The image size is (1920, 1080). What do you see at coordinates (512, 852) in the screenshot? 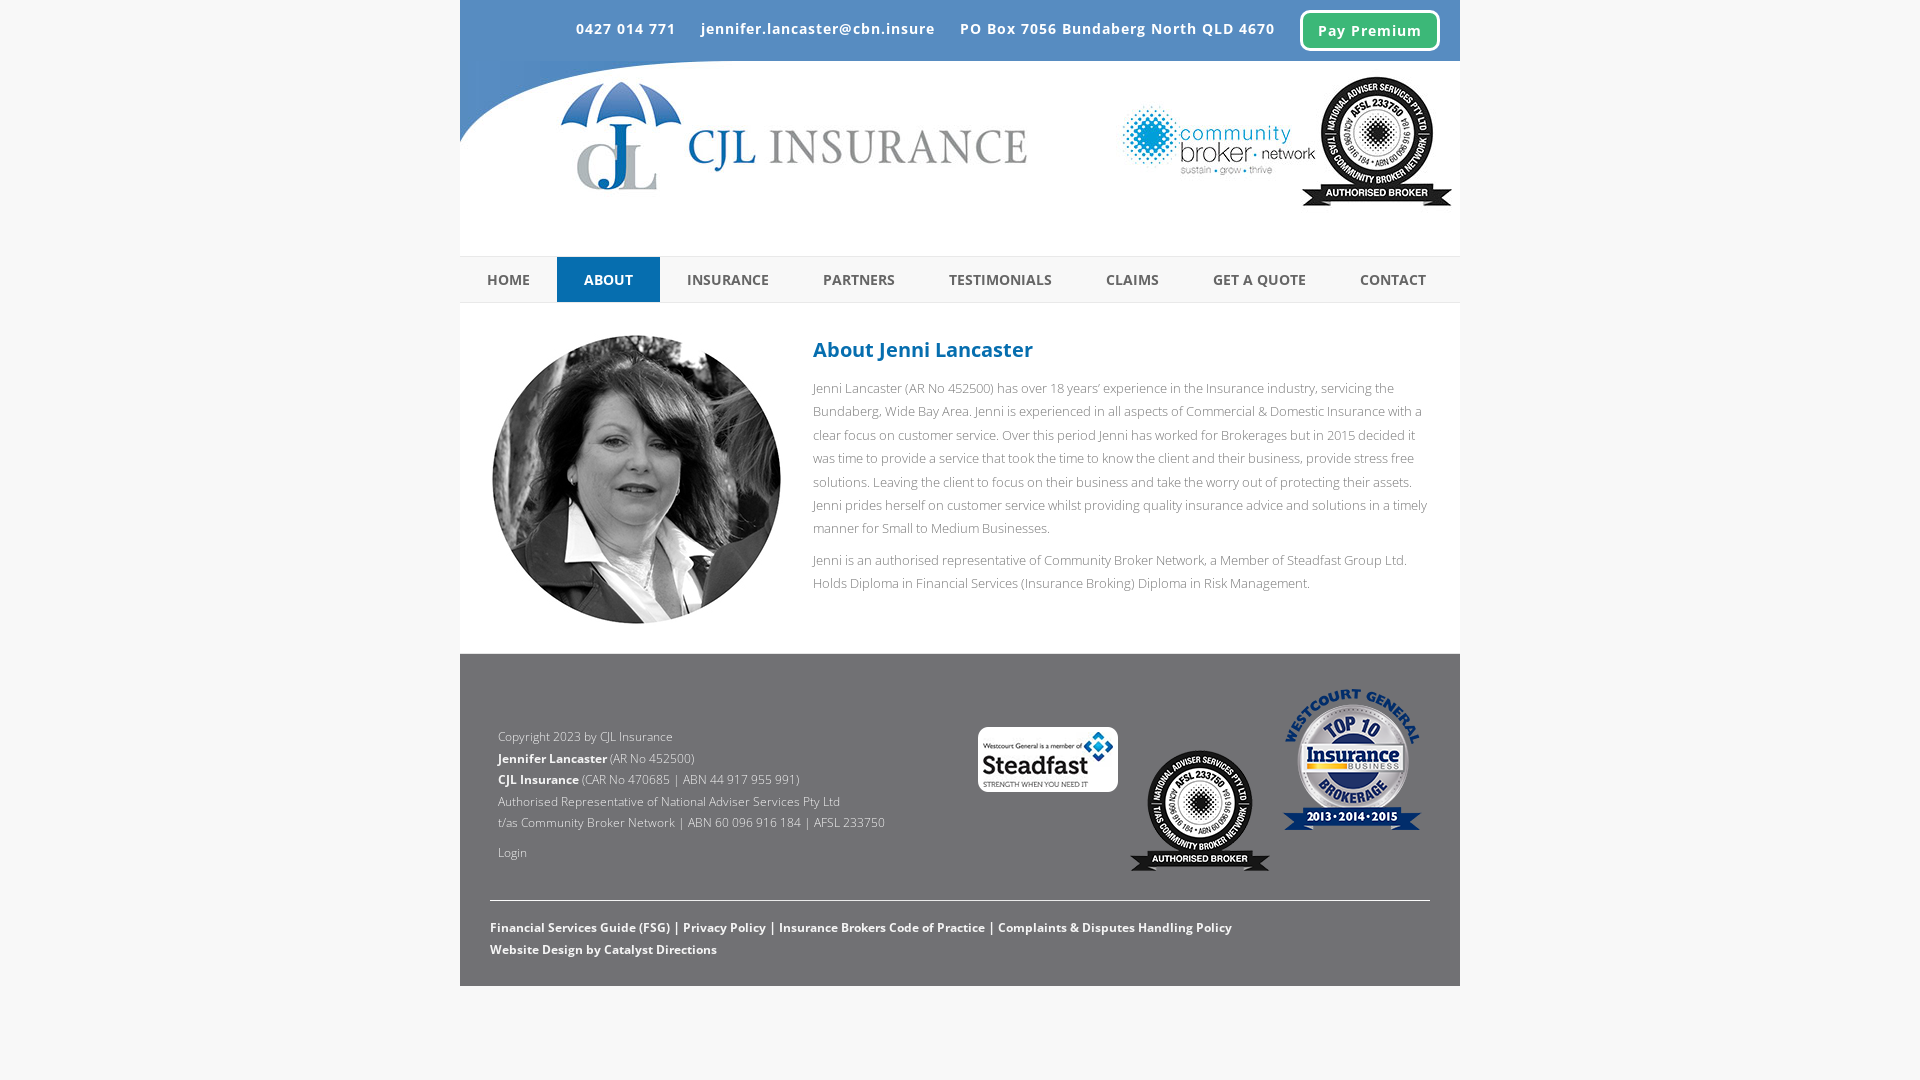
I see `'Login'` at bounding box center [512, 852].